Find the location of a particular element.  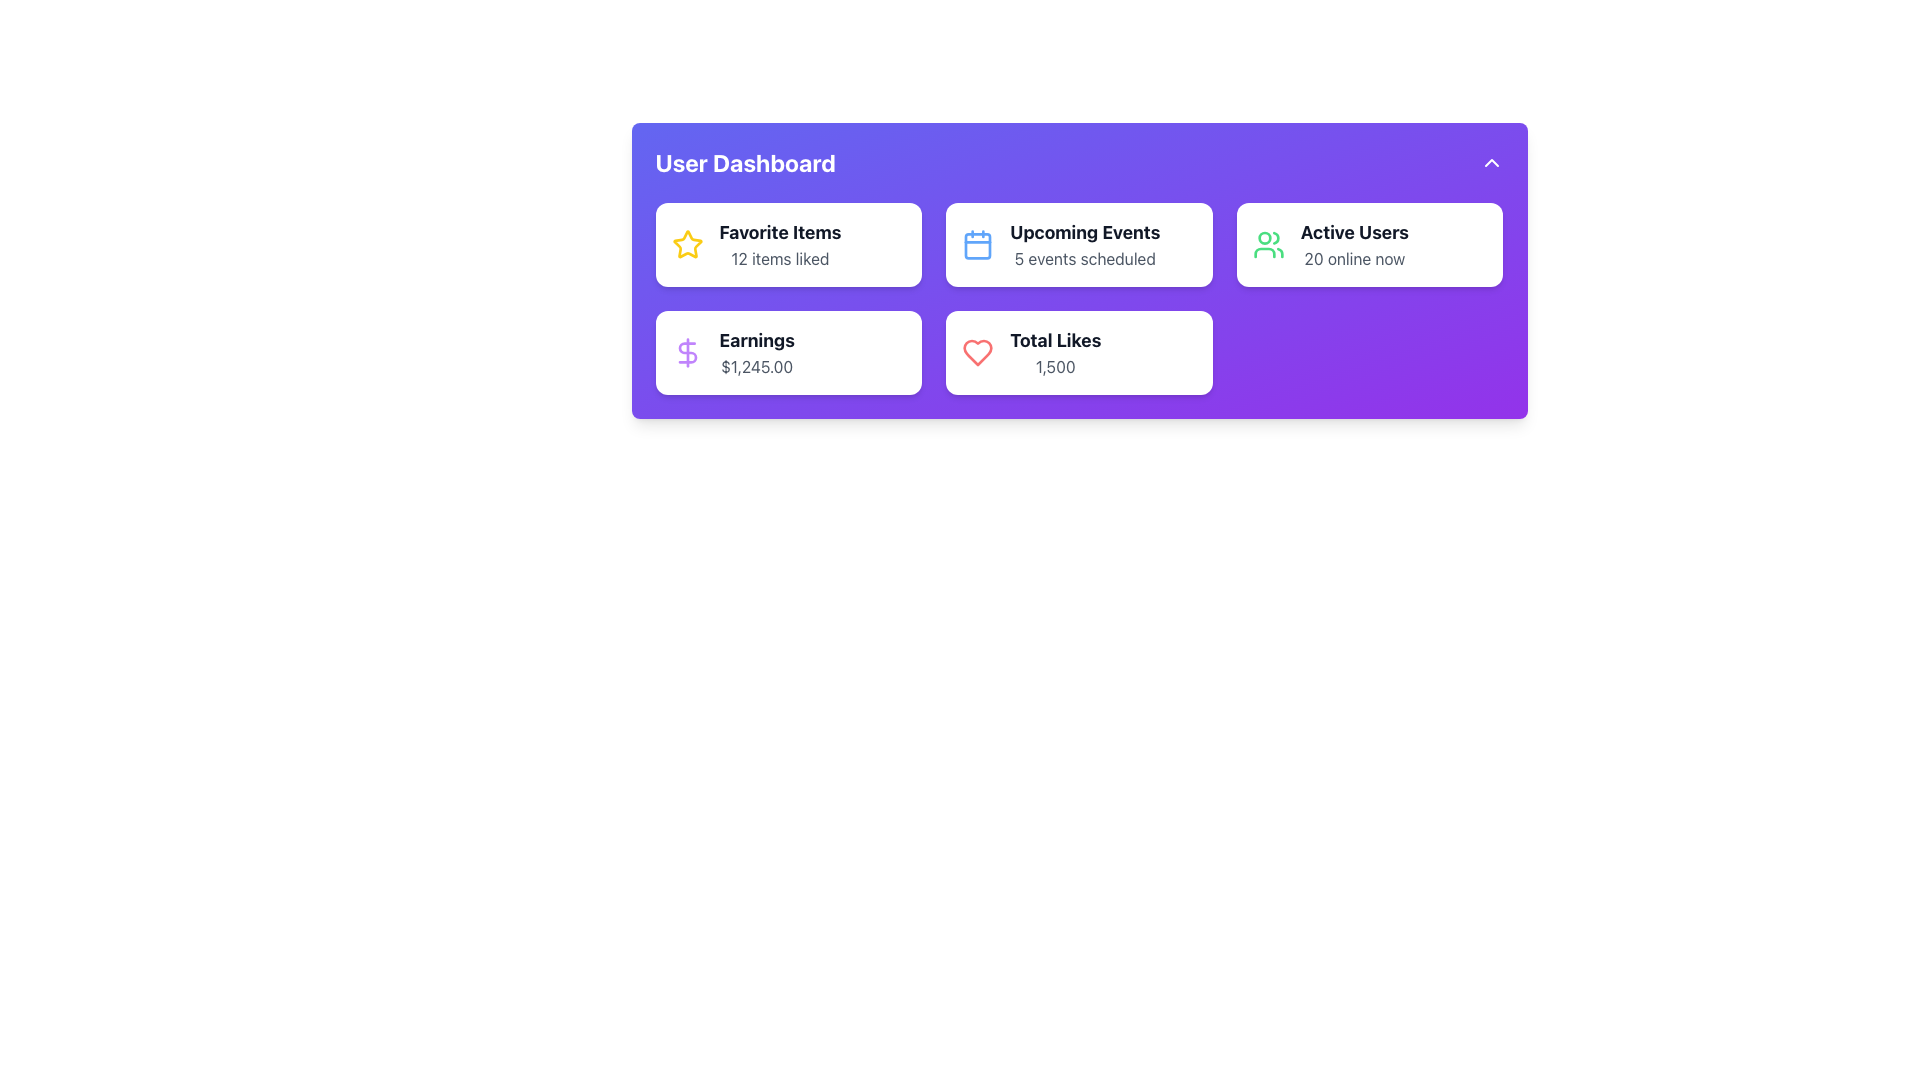

the text label displaying '12 items liked' located below the title 'Favorite Items' in the top-left rectangular block of the dashboard interface is located at coordinates (779, 257).